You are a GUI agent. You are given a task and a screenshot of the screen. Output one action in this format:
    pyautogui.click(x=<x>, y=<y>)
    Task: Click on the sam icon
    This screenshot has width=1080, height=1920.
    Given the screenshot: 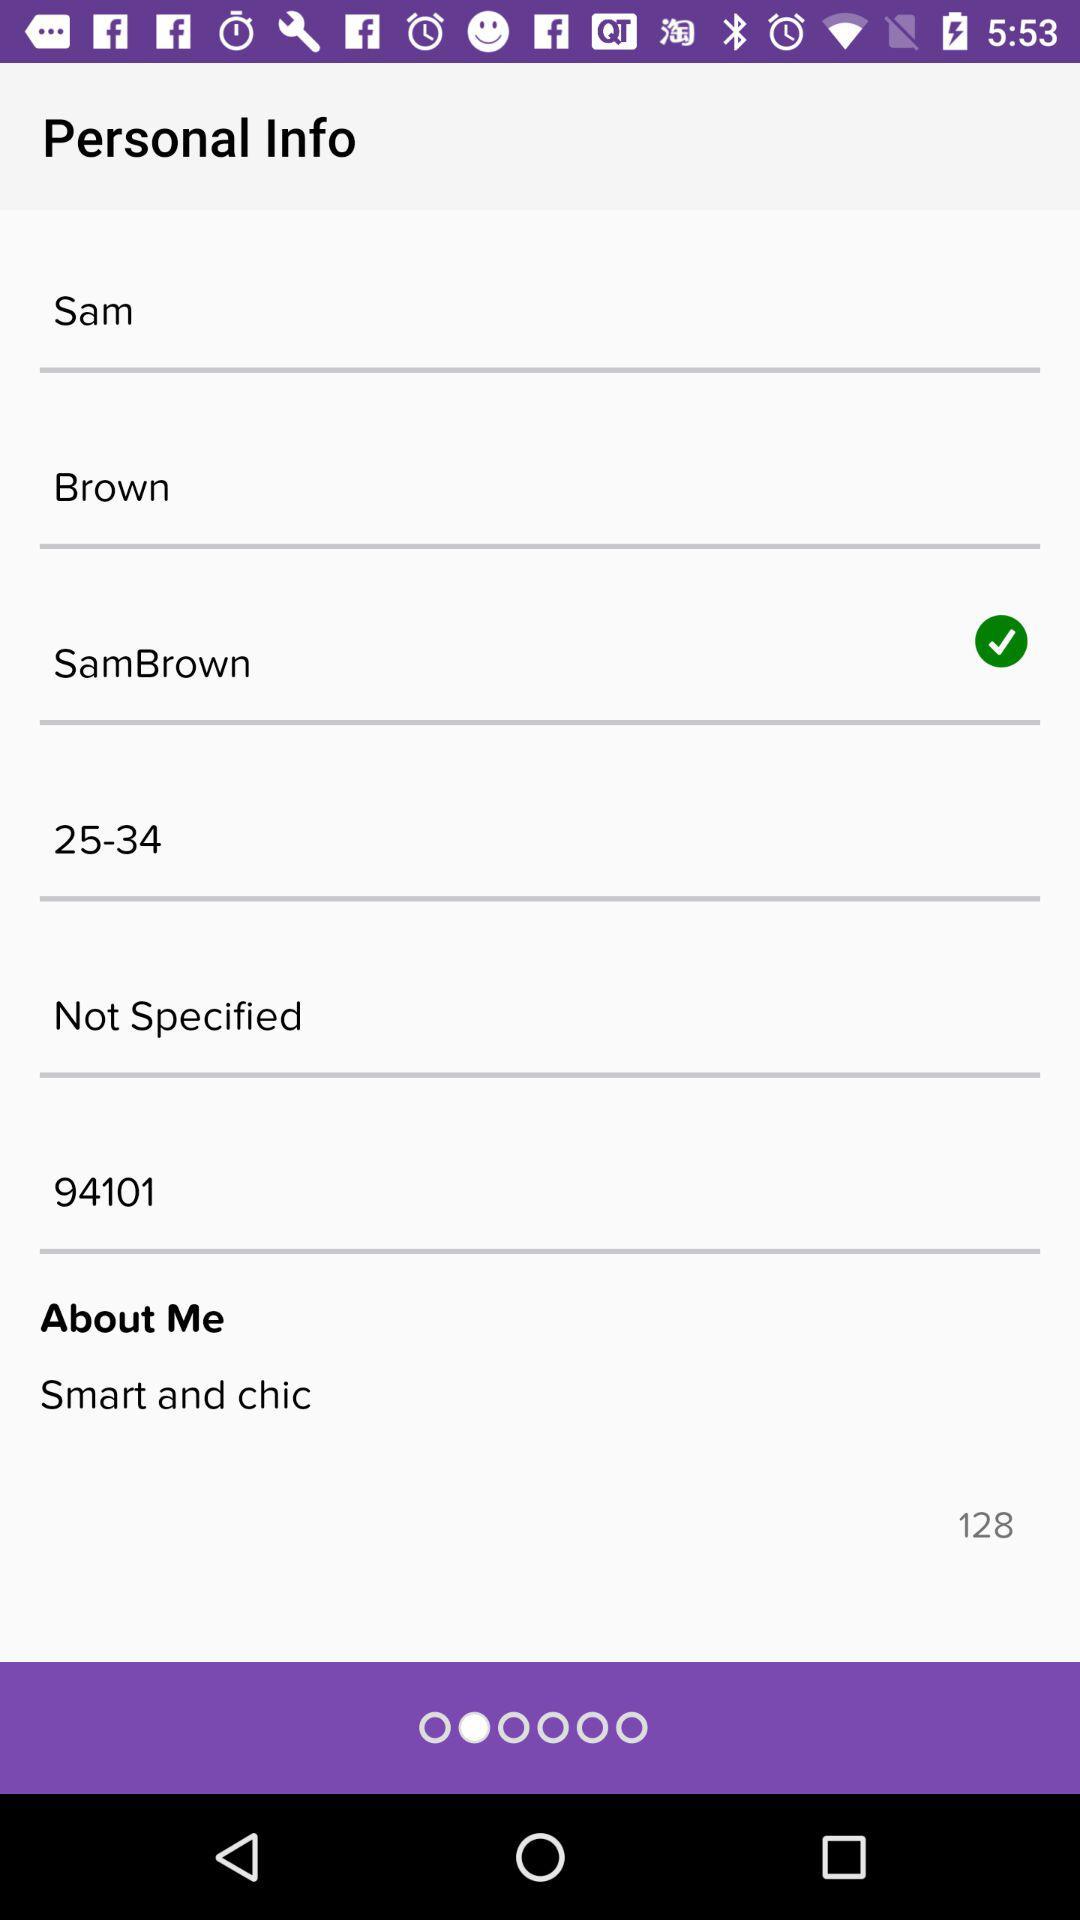 What is the action you would take?
    pyautogui.click(x=540, y=299)
    